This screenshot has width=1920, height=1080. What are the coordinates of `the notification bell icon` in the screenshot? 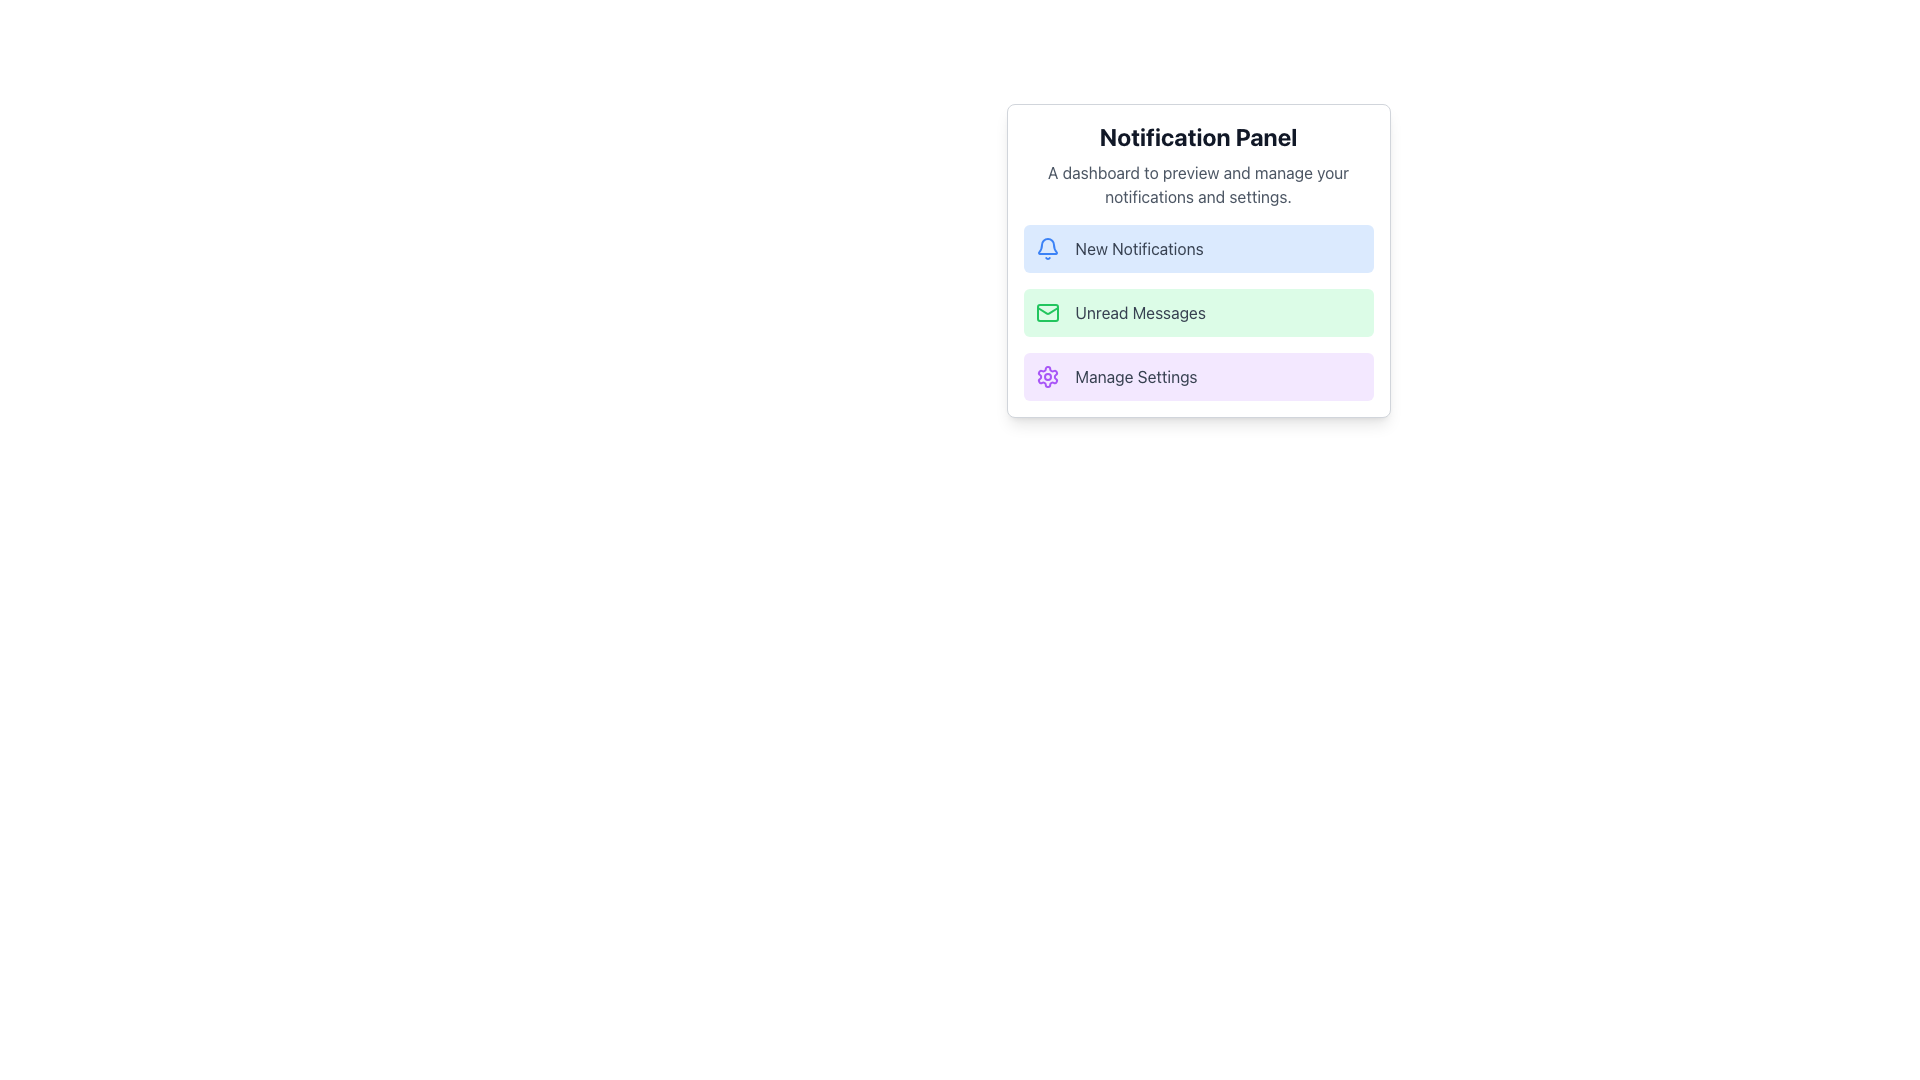 It's located at (1046, 245).